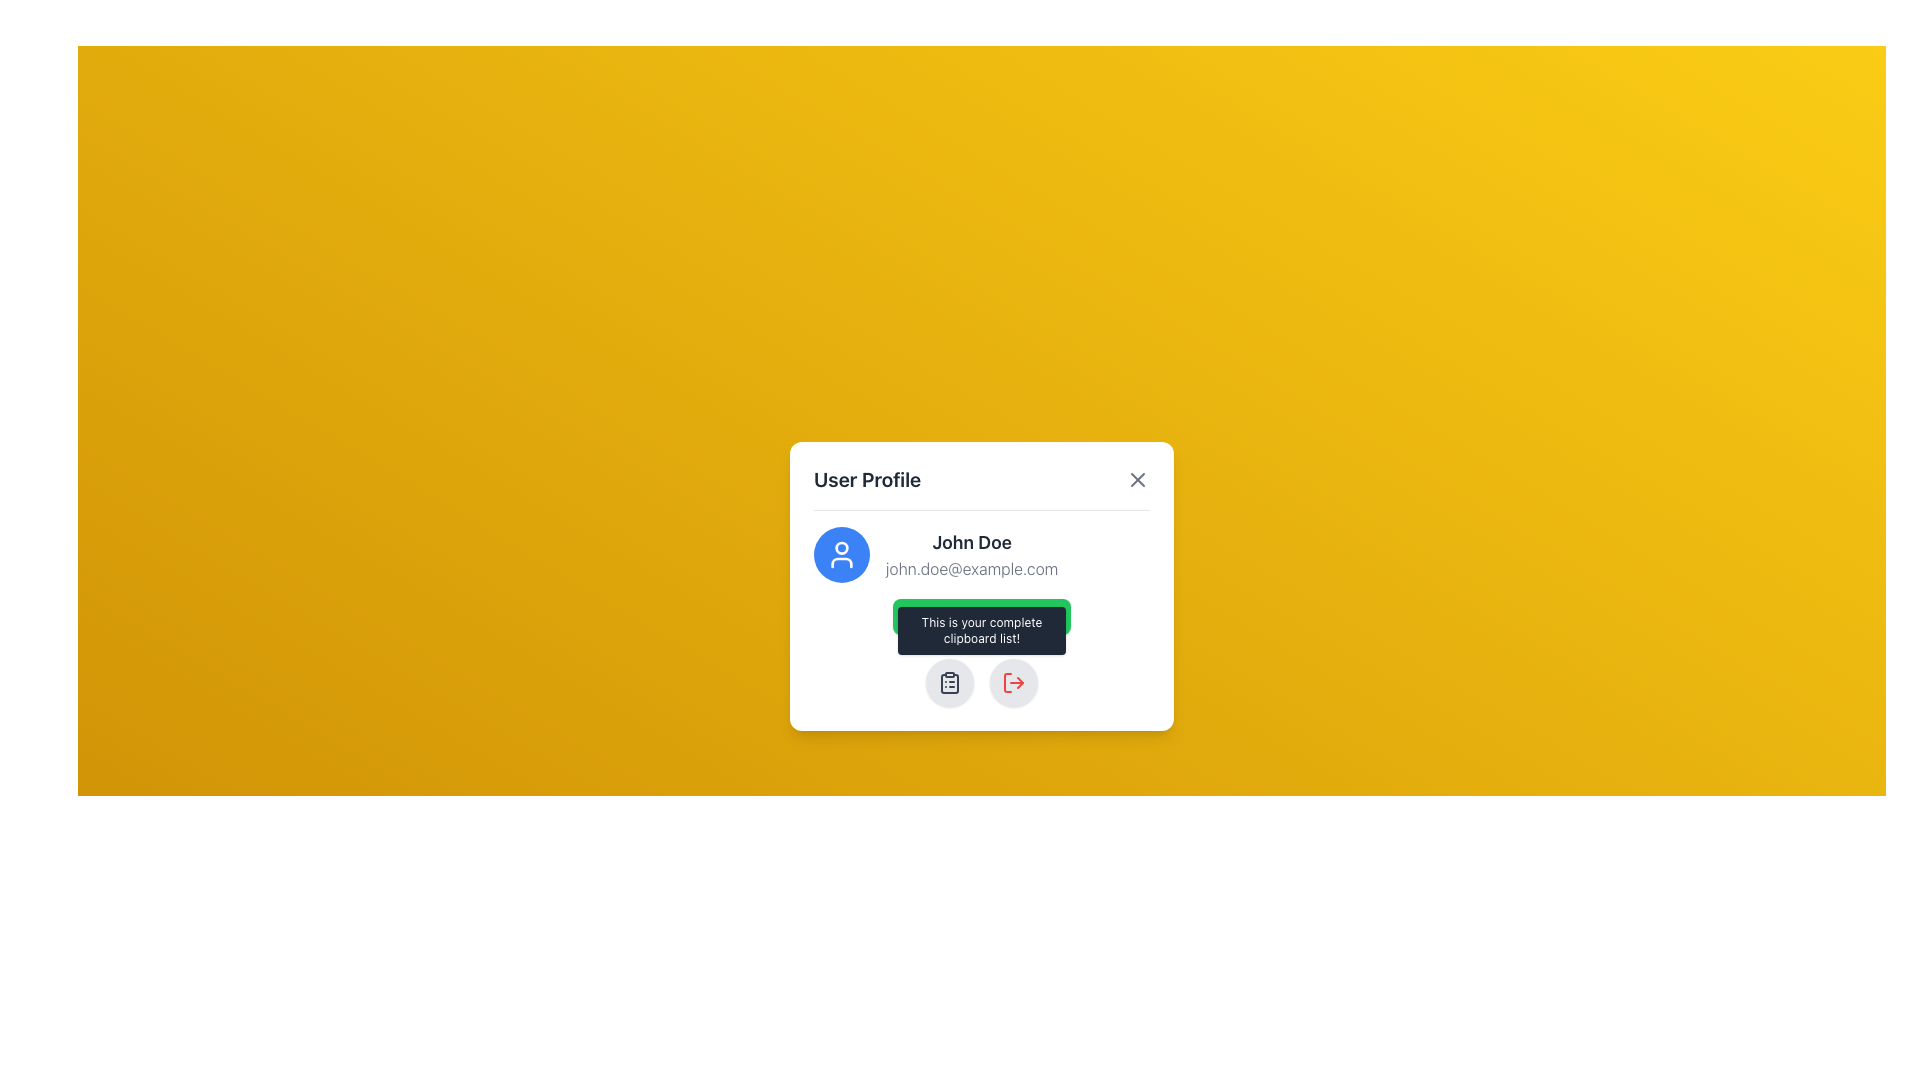  Describe the element at coordinates (1013, 681) in the screenshot. I see `the logout button located below the main profile section, positioned to the right of a circular clipboard icon button` at that location.